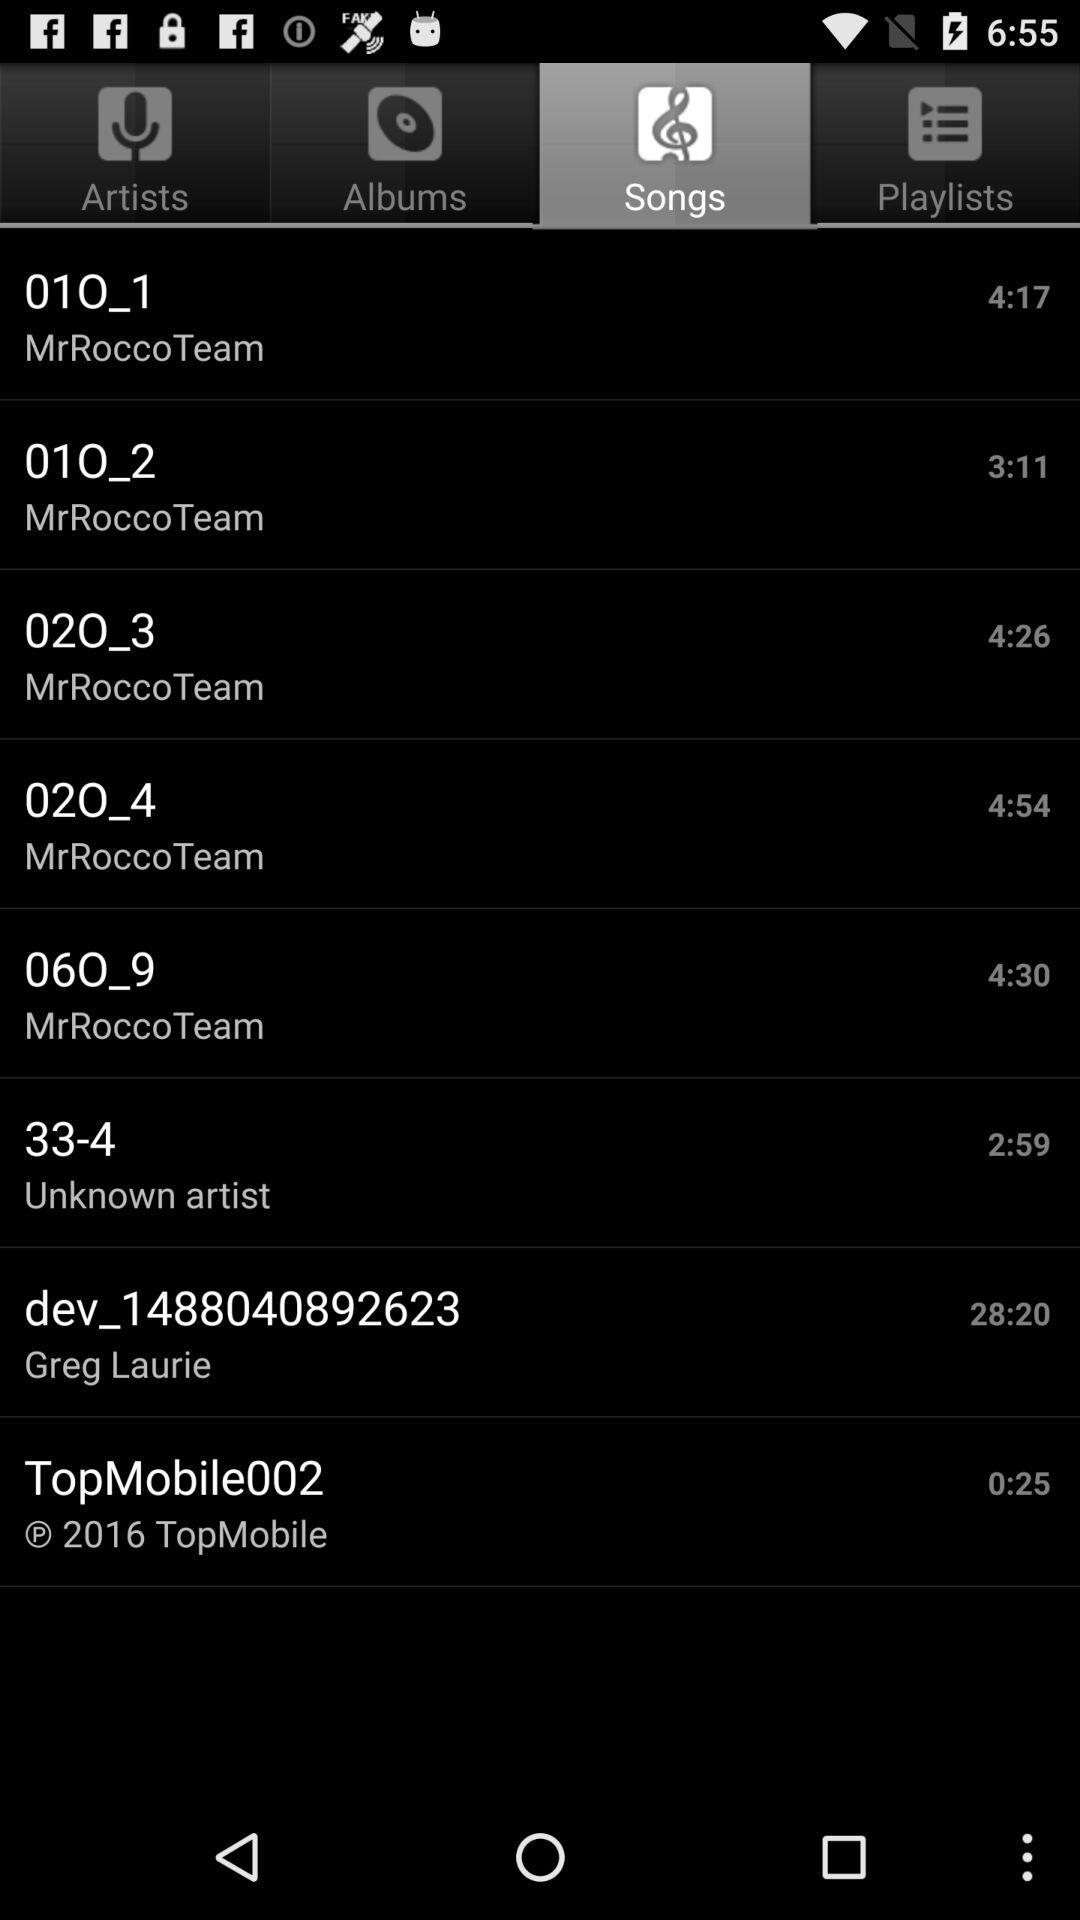  Describe the element at coordinates (137, 146) in the screenshot. I see `artists at the top left corner` at that location.